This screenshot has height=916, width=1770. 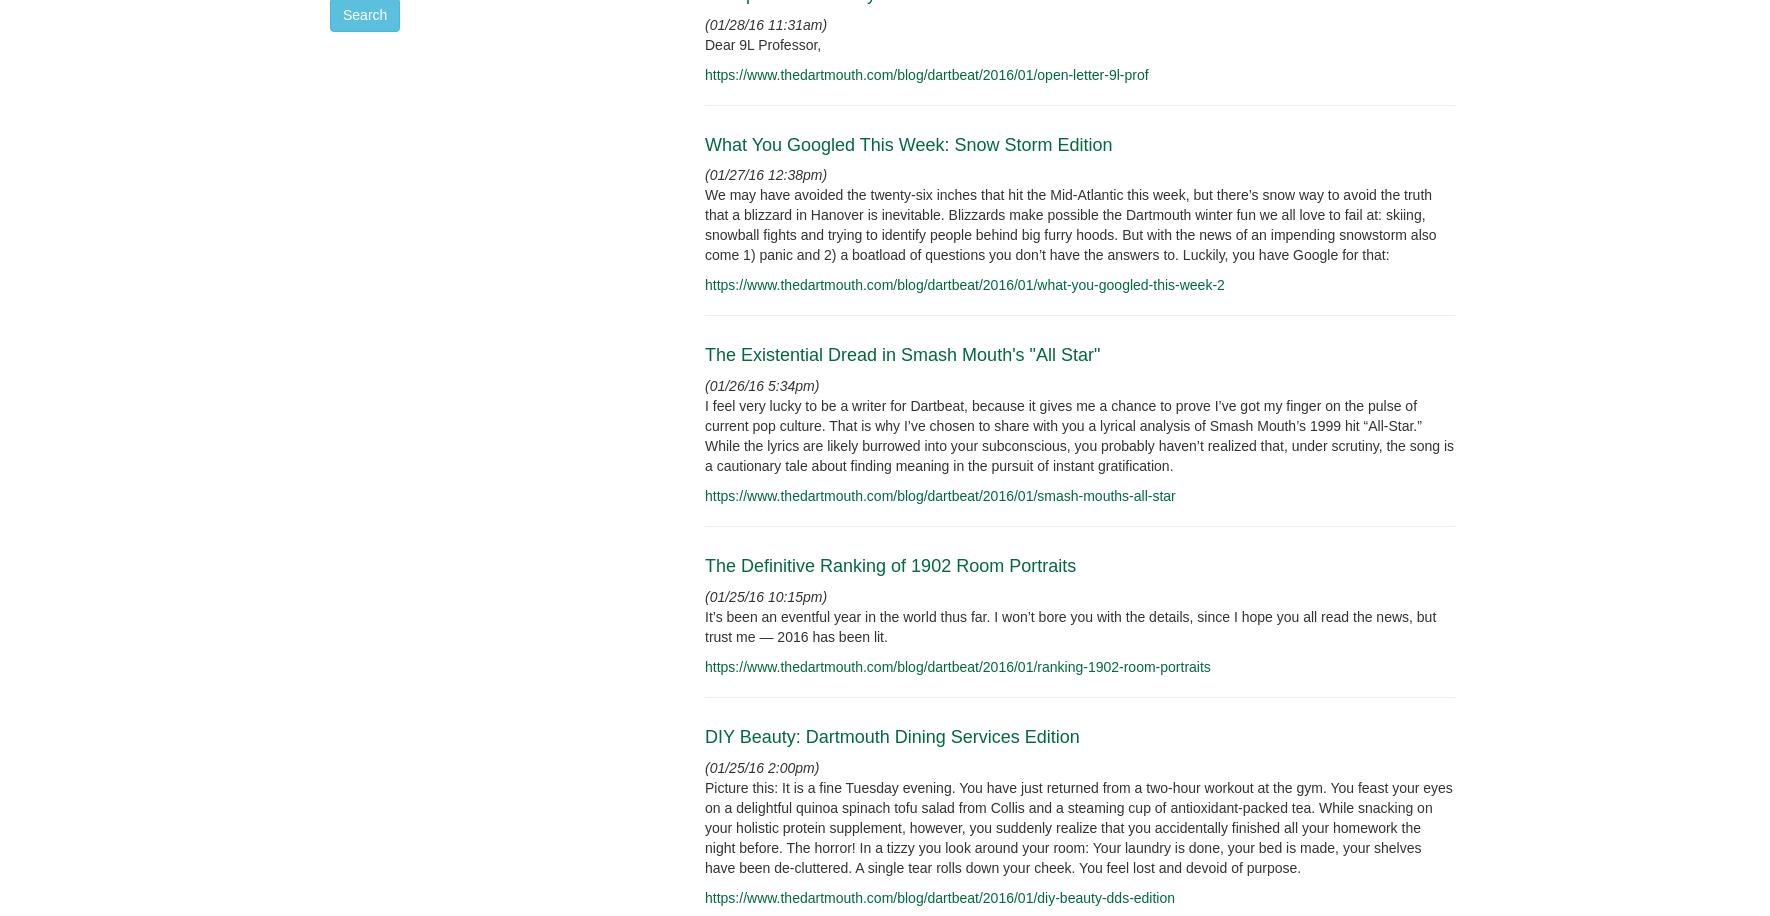 What do you see at coordinates (766, 173) in the screenshot?
I see `'(01/27/16 12:38pm)'` at bounding box center [766, 173].